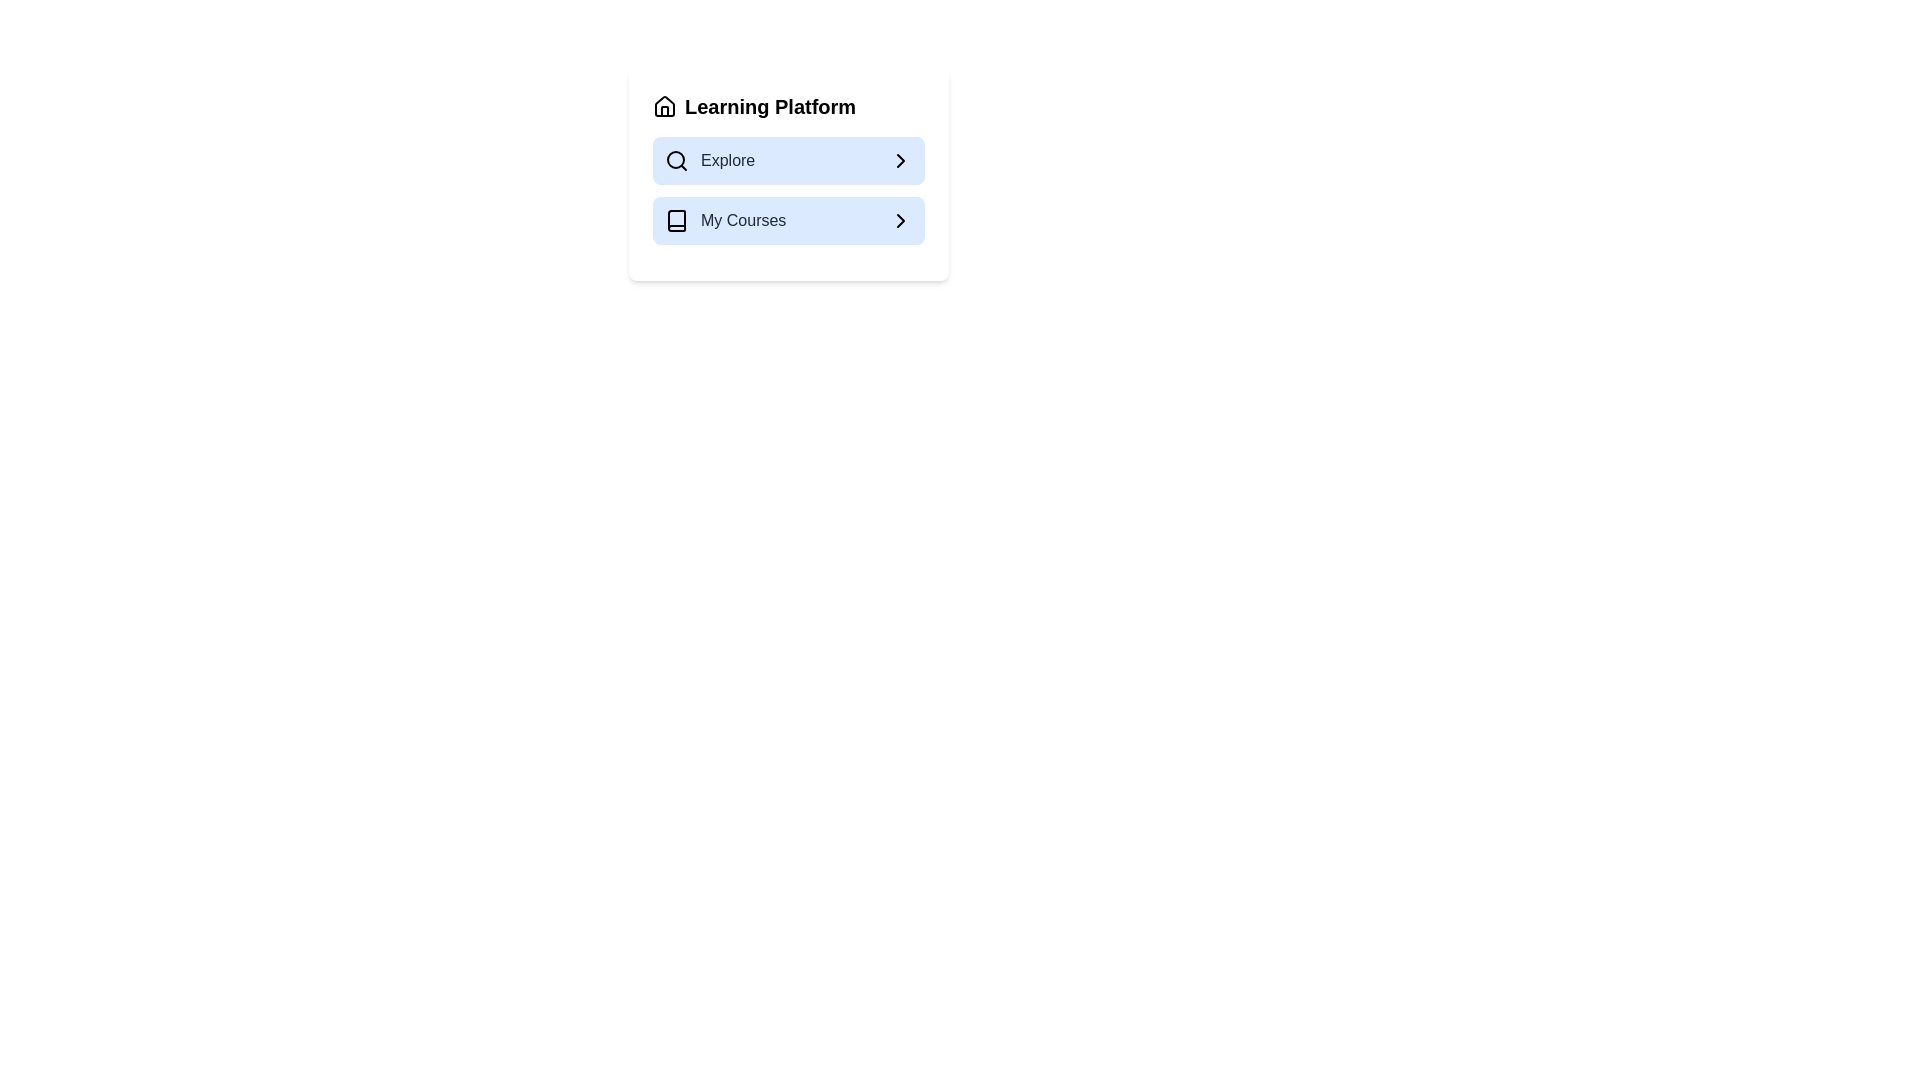  I want to click on the 'My Courses' text and accompanying book icon to trigger a visual response, so click(724, 220).